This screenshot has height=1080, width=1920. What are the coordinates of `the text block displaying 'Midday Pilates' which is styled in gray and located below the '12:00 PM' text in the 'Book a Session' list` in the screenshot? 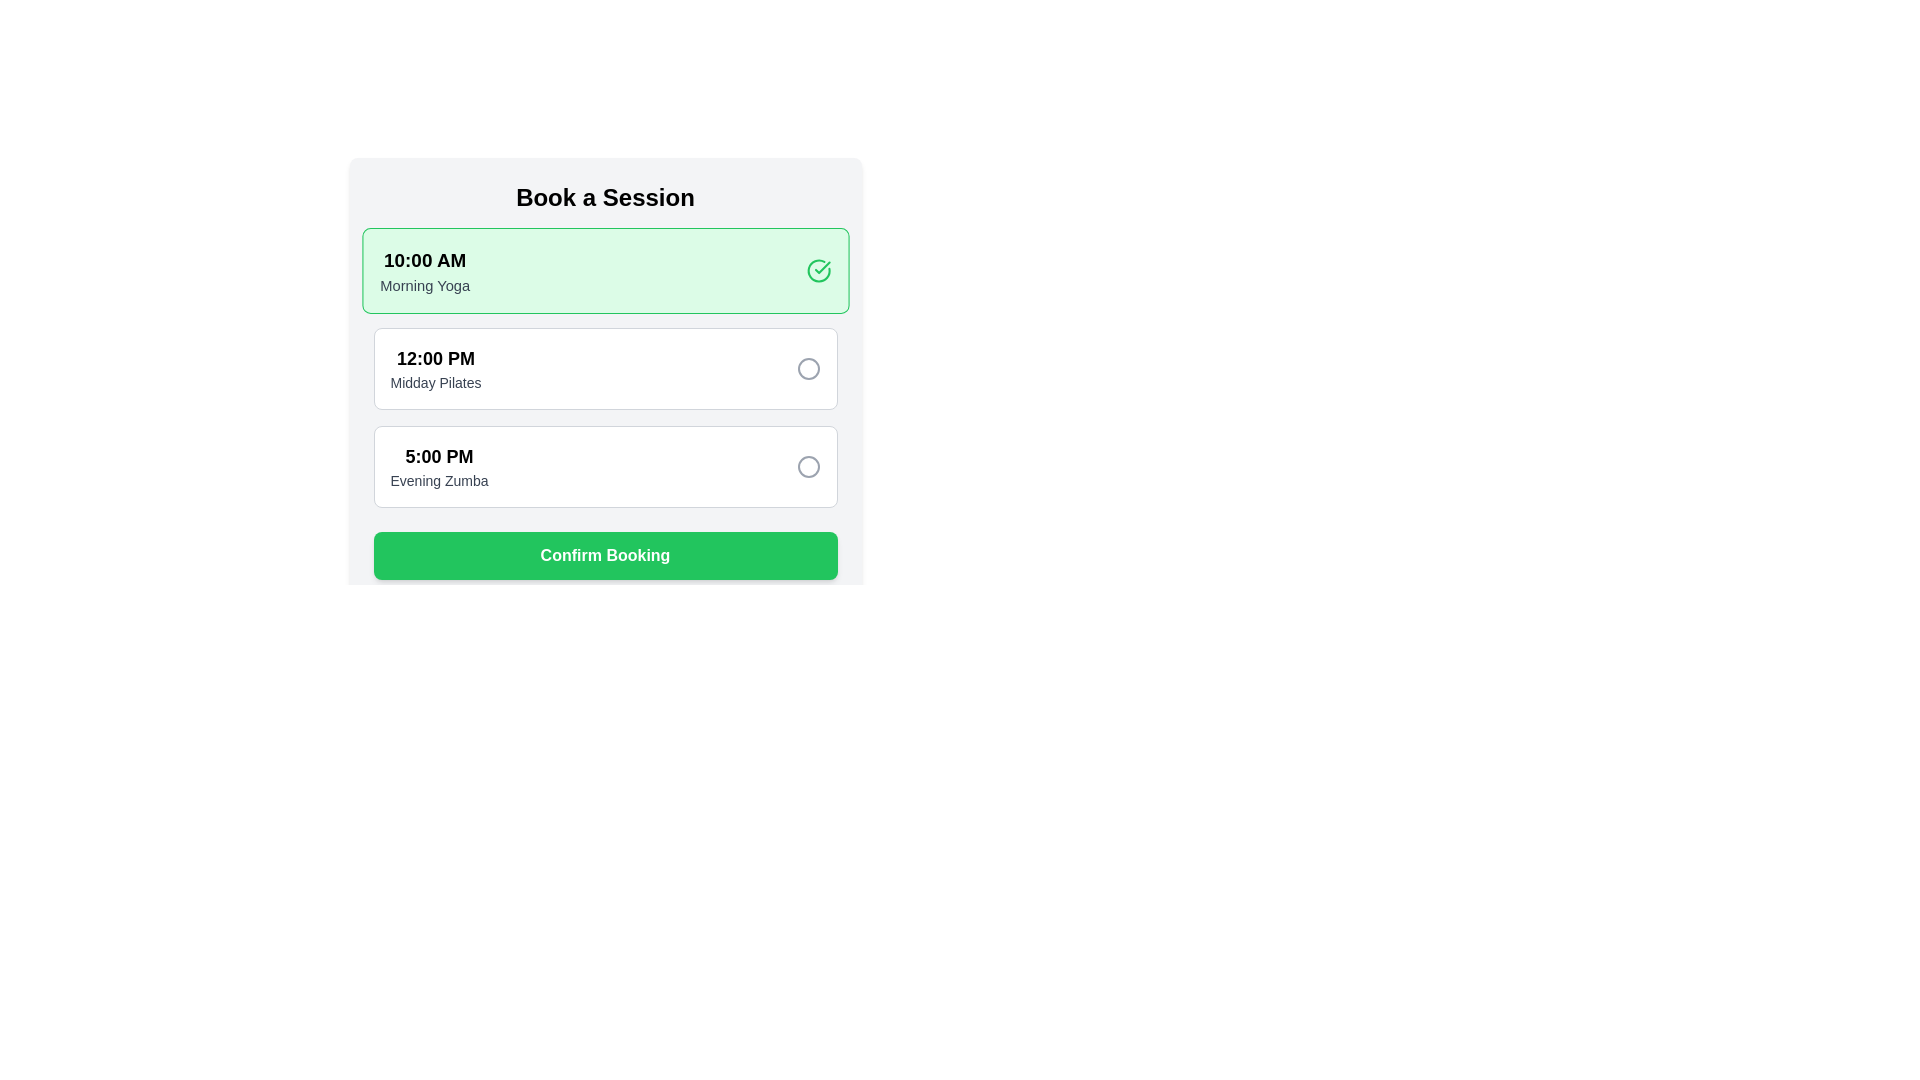 It's located at (435, 382).